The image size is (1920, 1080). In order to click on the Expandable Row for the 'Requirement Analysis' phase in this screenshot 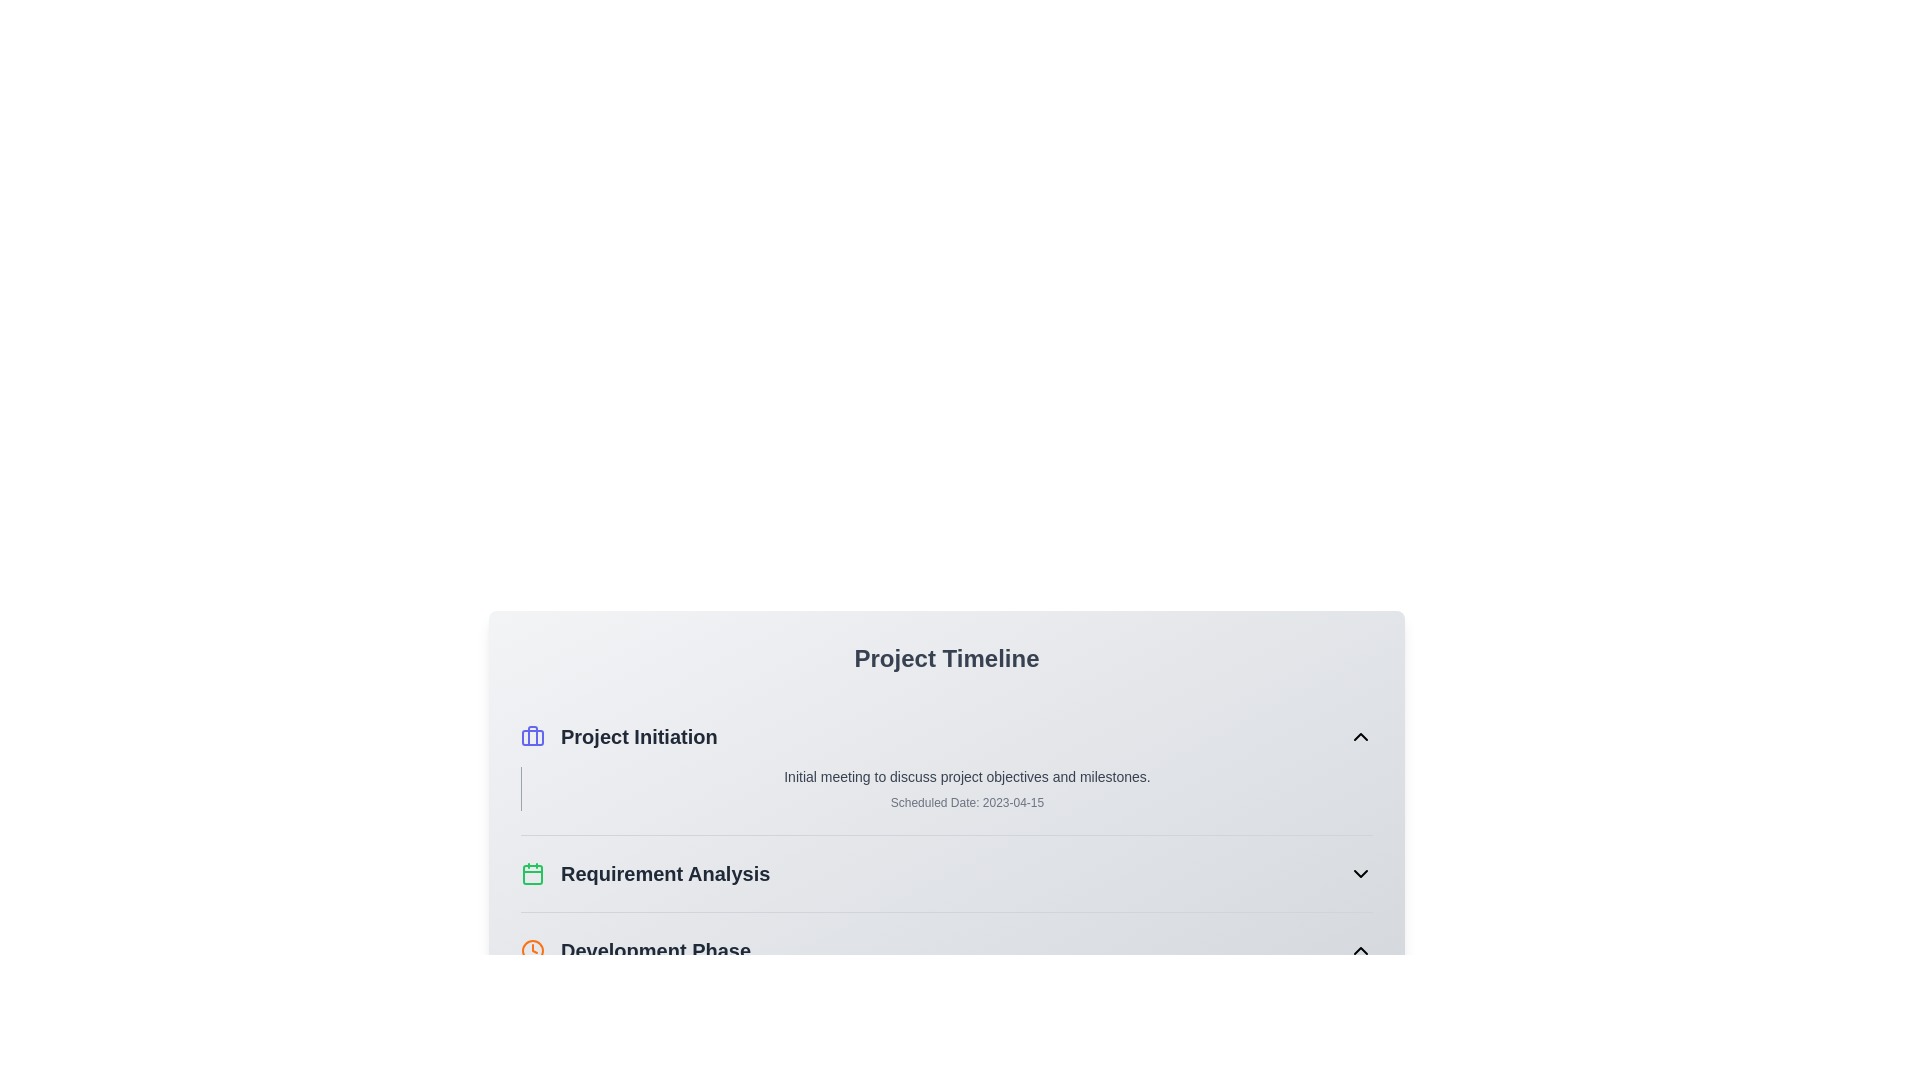, I will do `click(945, 873)`.